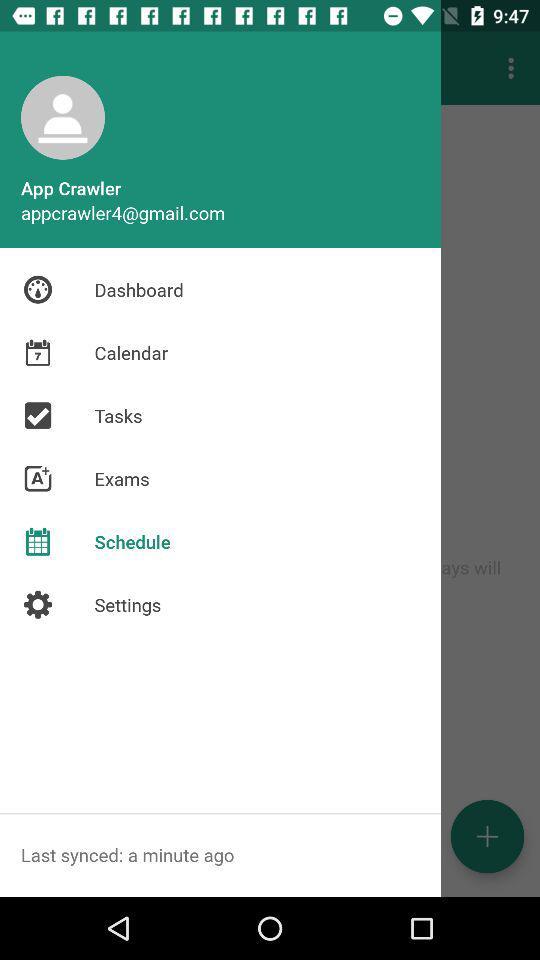  I want to click on the fourth icon from the top, so click(38, 479).